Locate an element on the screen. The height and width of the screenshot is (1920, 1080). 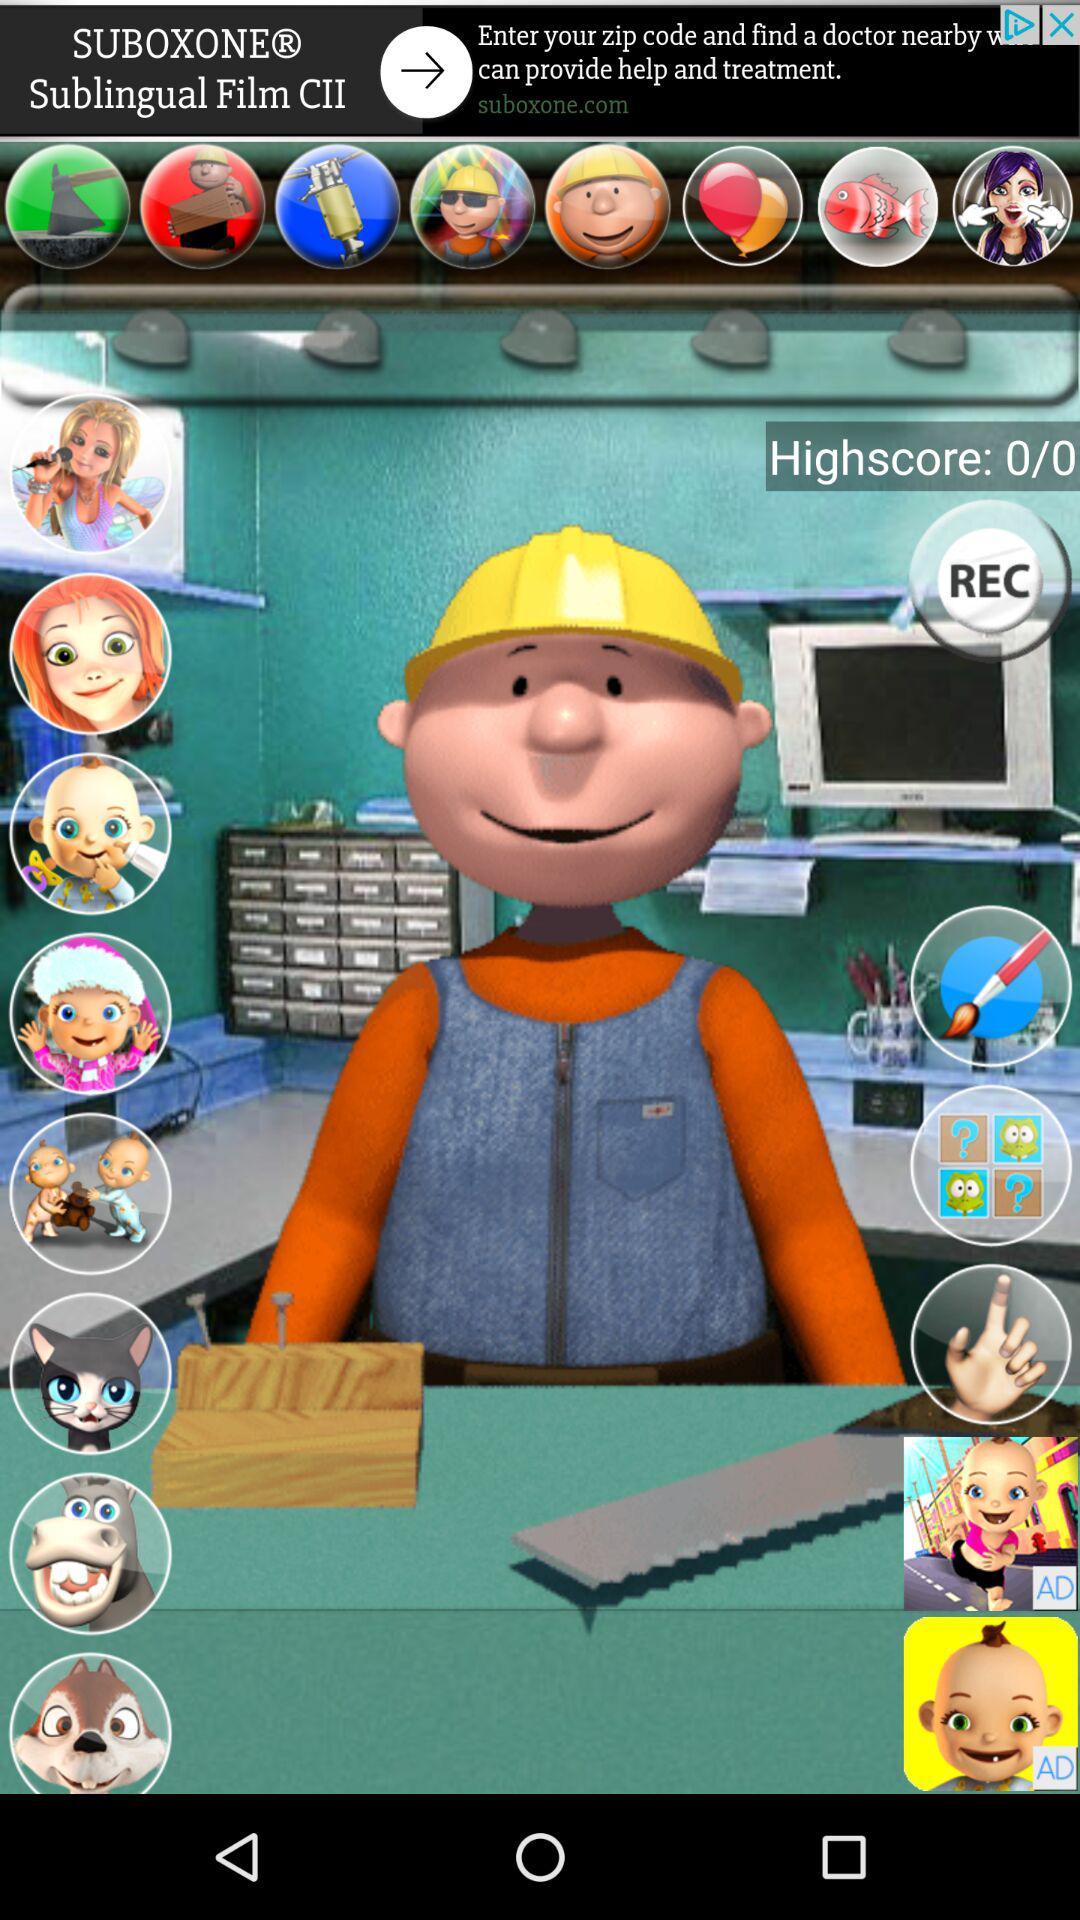
the avatar icon is located at coordinates (472, 220).